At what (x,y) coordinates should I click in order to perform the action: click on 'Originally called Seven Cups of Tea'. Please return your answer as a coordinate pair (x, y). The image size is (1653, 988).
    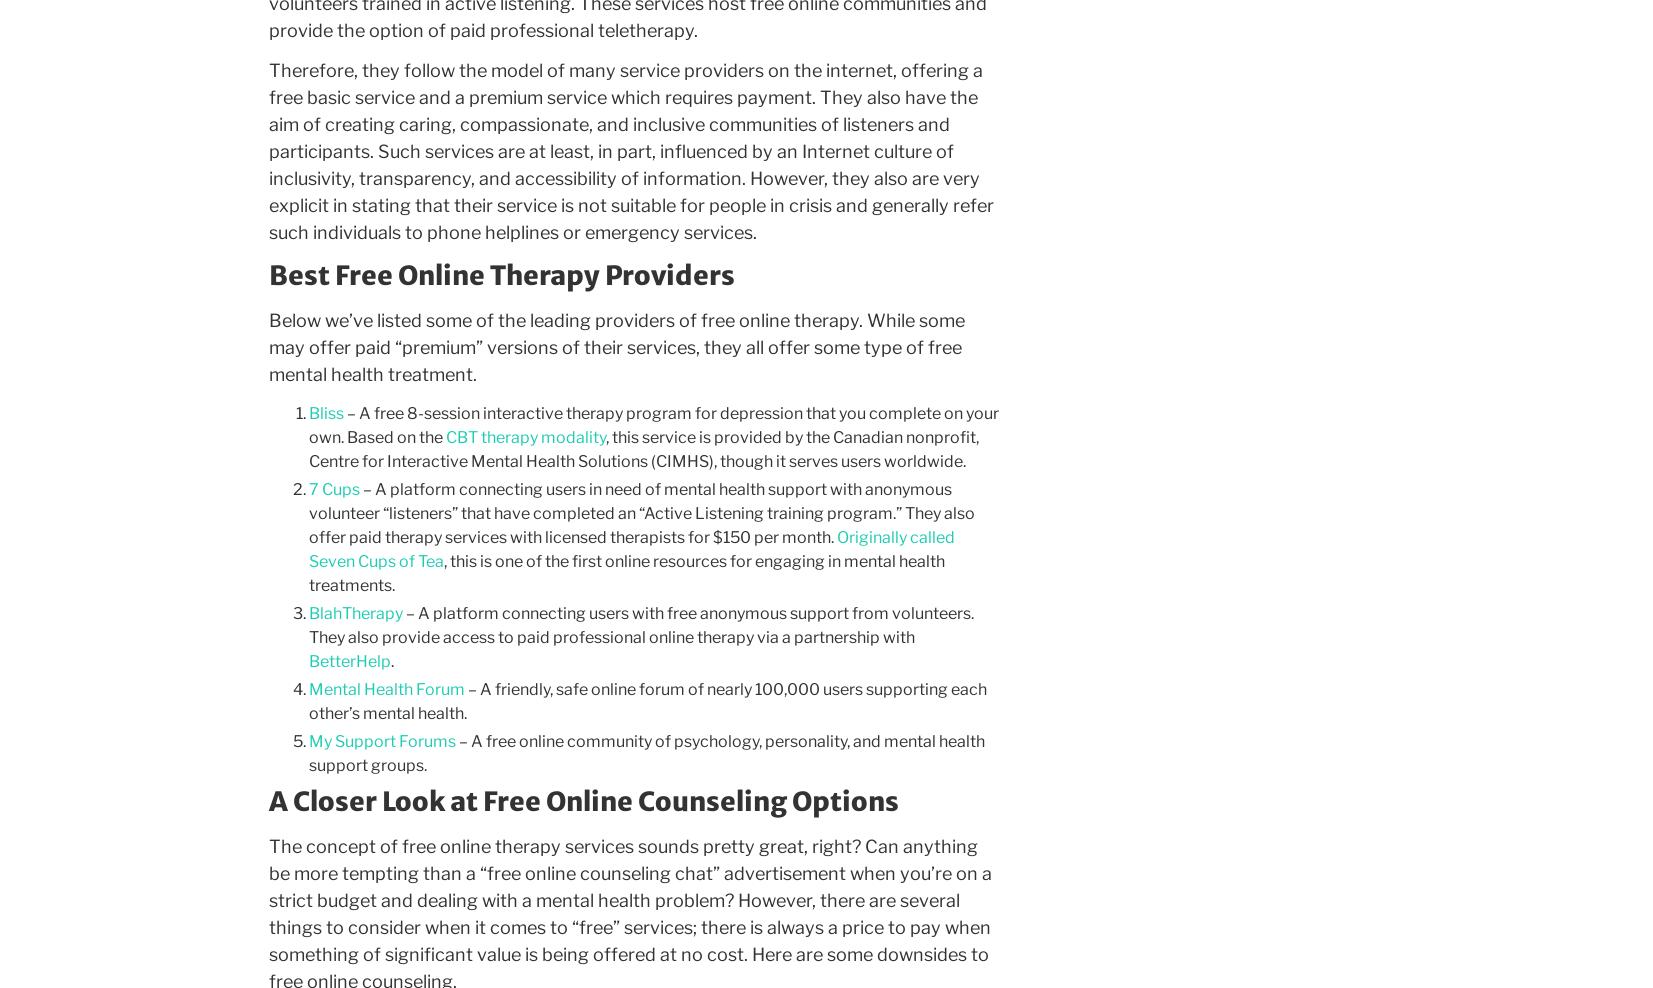
    Looking at the image, I should click on (306, 547).